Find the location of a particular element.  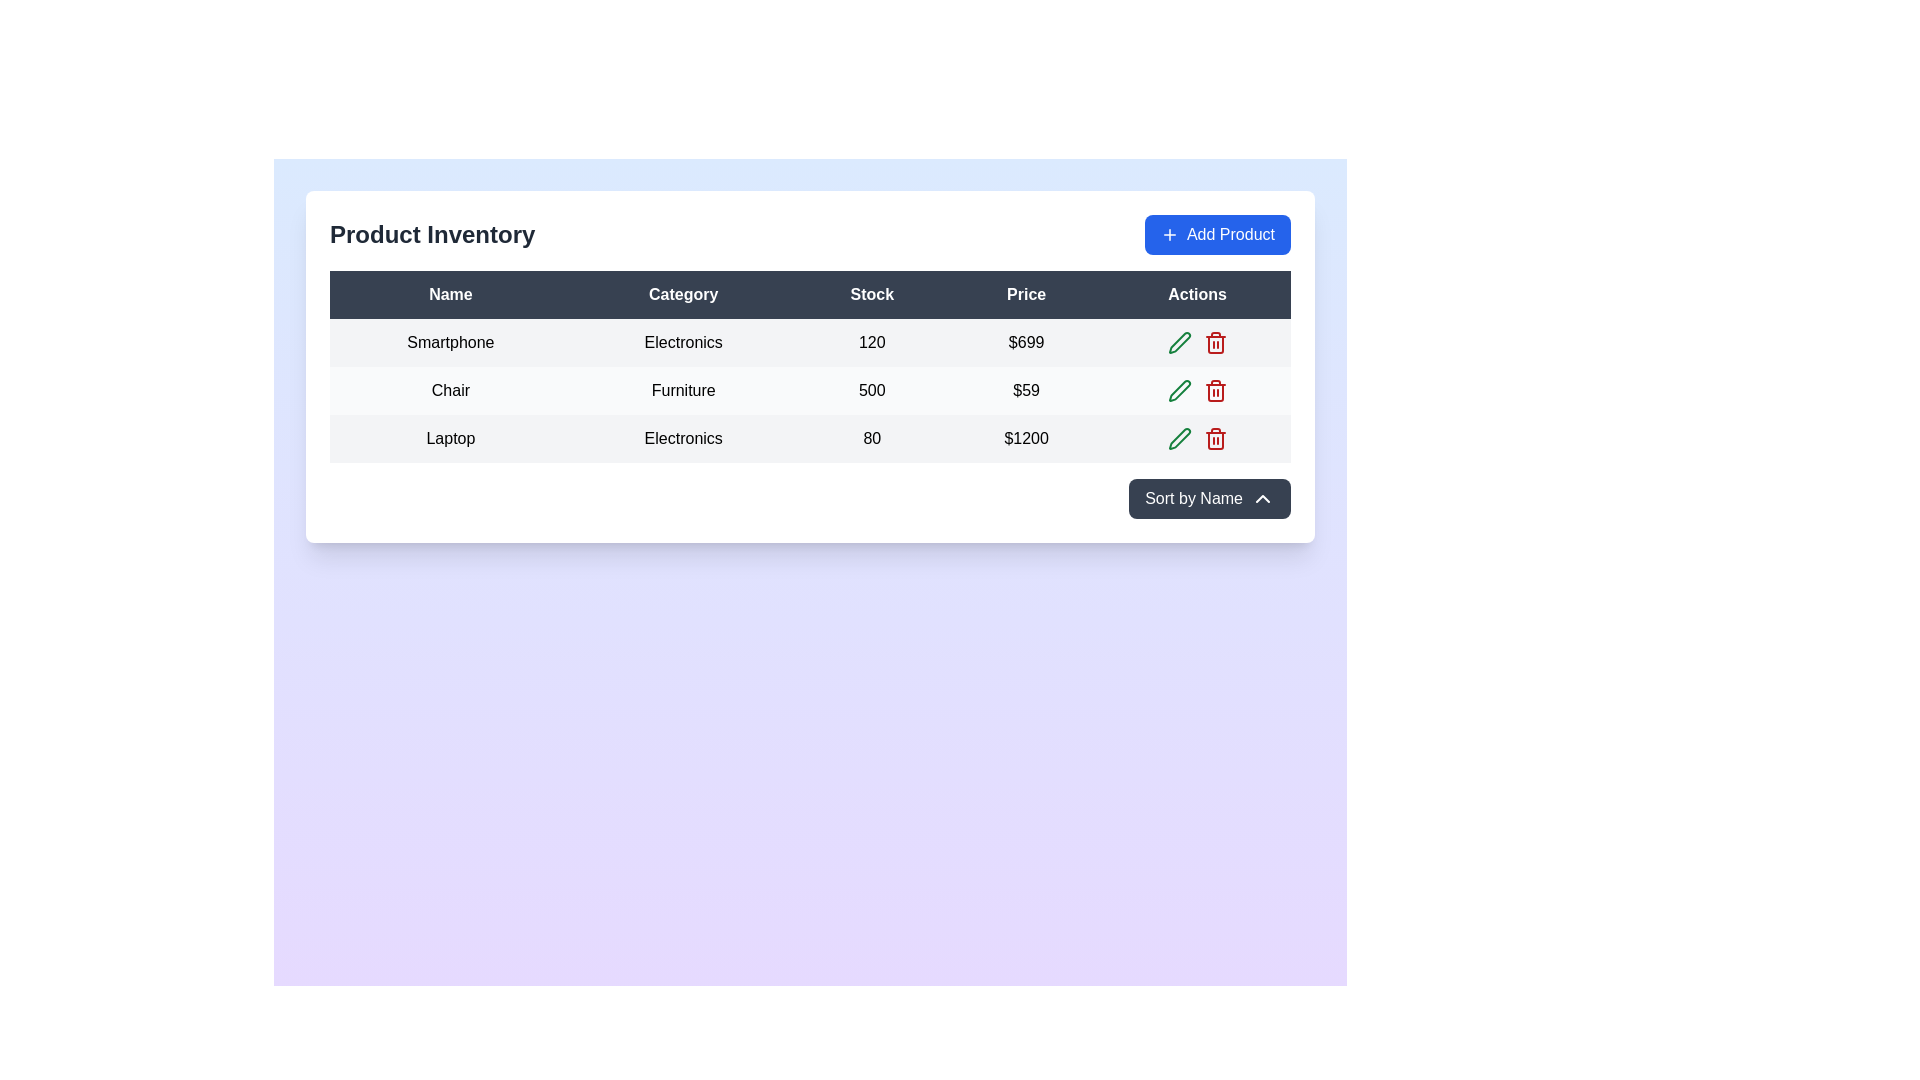

the text display element showing the value '$59' located in the 'Price' column of the table under the 'Furniture' entry is located at coordinates (1026, 390).